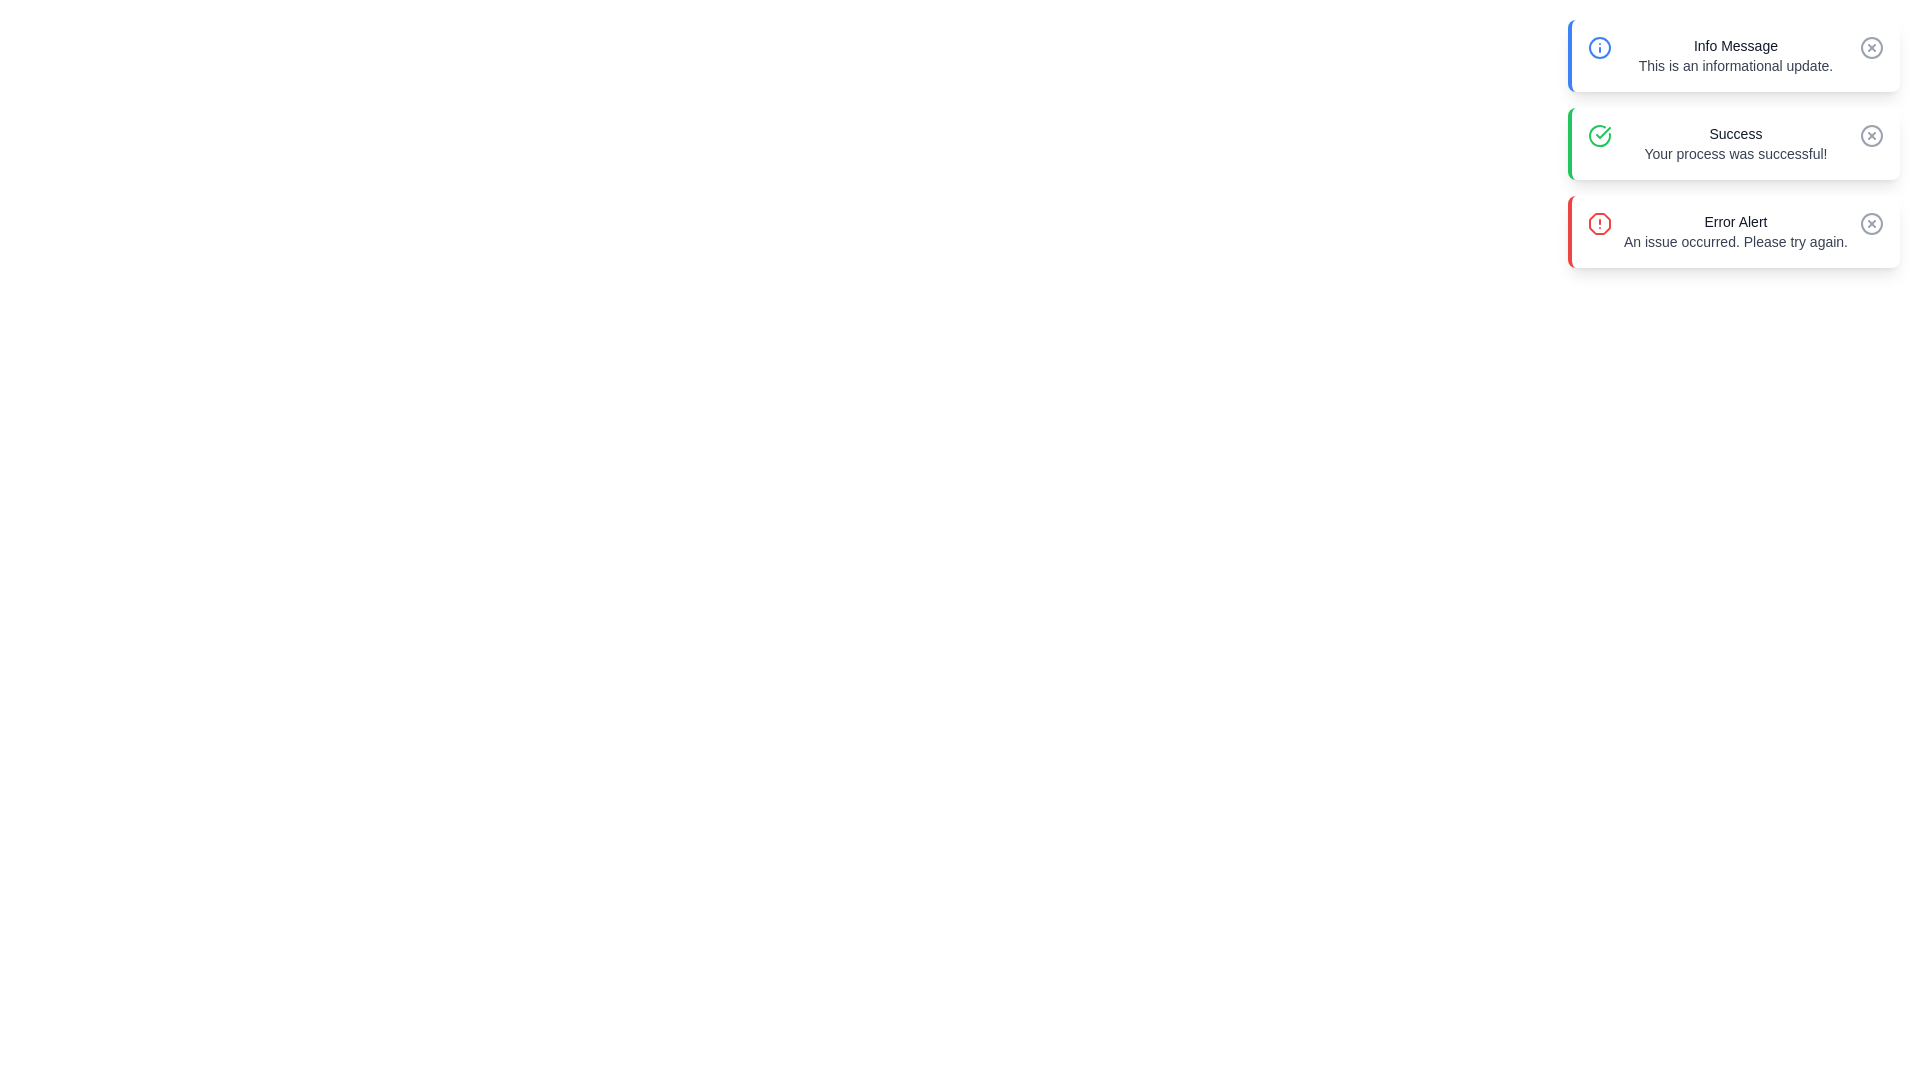  What do you see at coordinates (1871, 46) in the screenshot?
I see `the circular outline element that is part of the icon next to the 'Info Message' text in the topmost notification box` at bounding box center [1871, 46].